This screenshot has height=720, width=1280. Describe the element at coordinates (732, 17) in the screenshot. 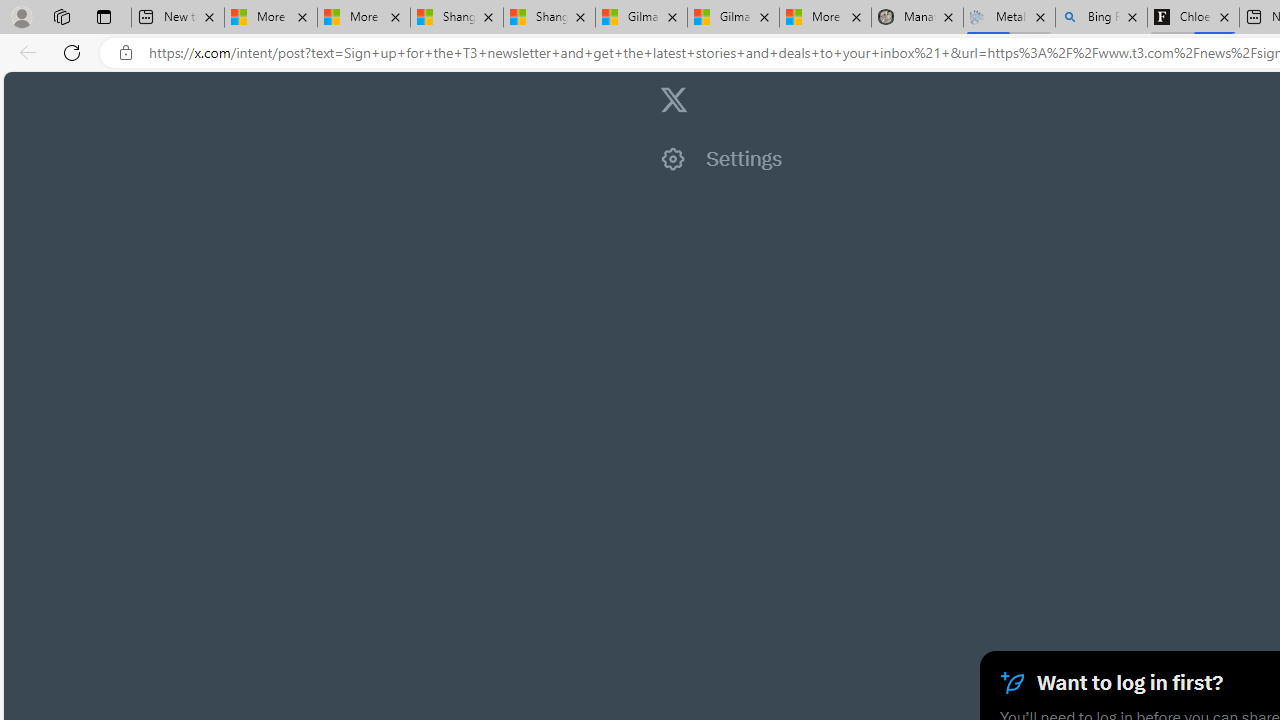

I see `'Gilma and Hector both pose tropical trouble for Hawaii'` at that location.